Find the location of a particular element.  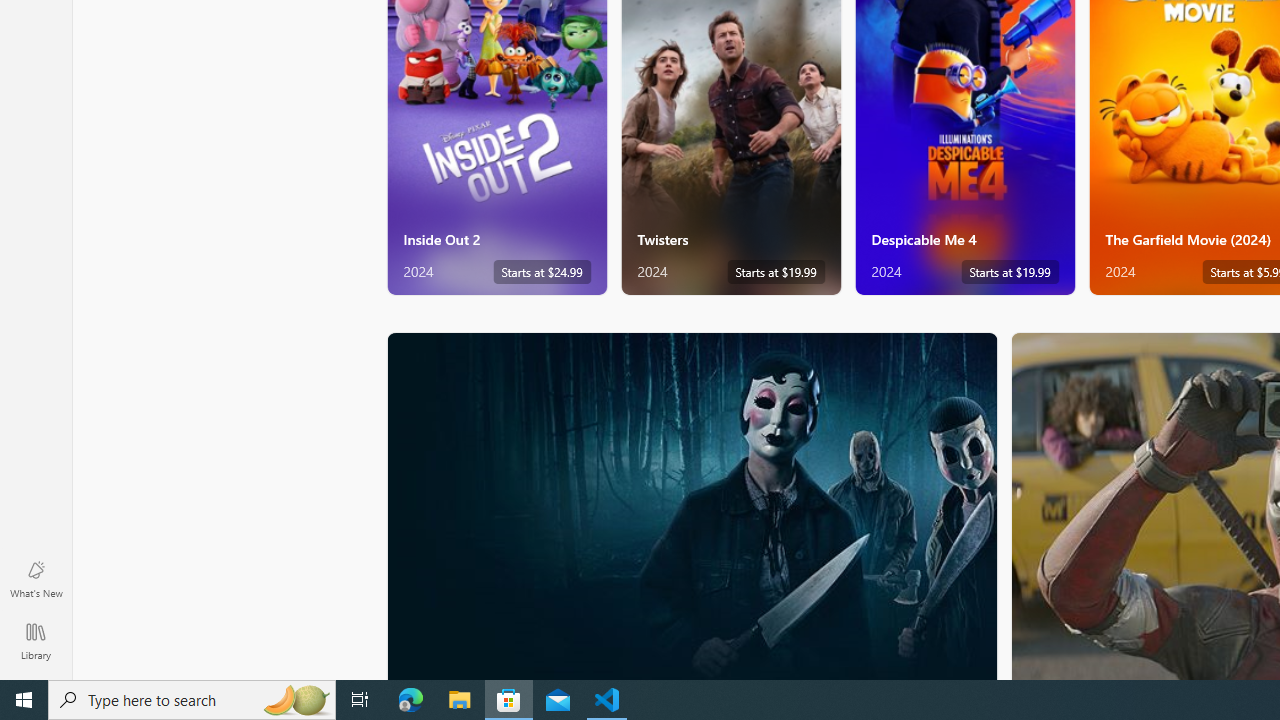

'AutomationID: PosterImage' is located at coordinates (691, 505).